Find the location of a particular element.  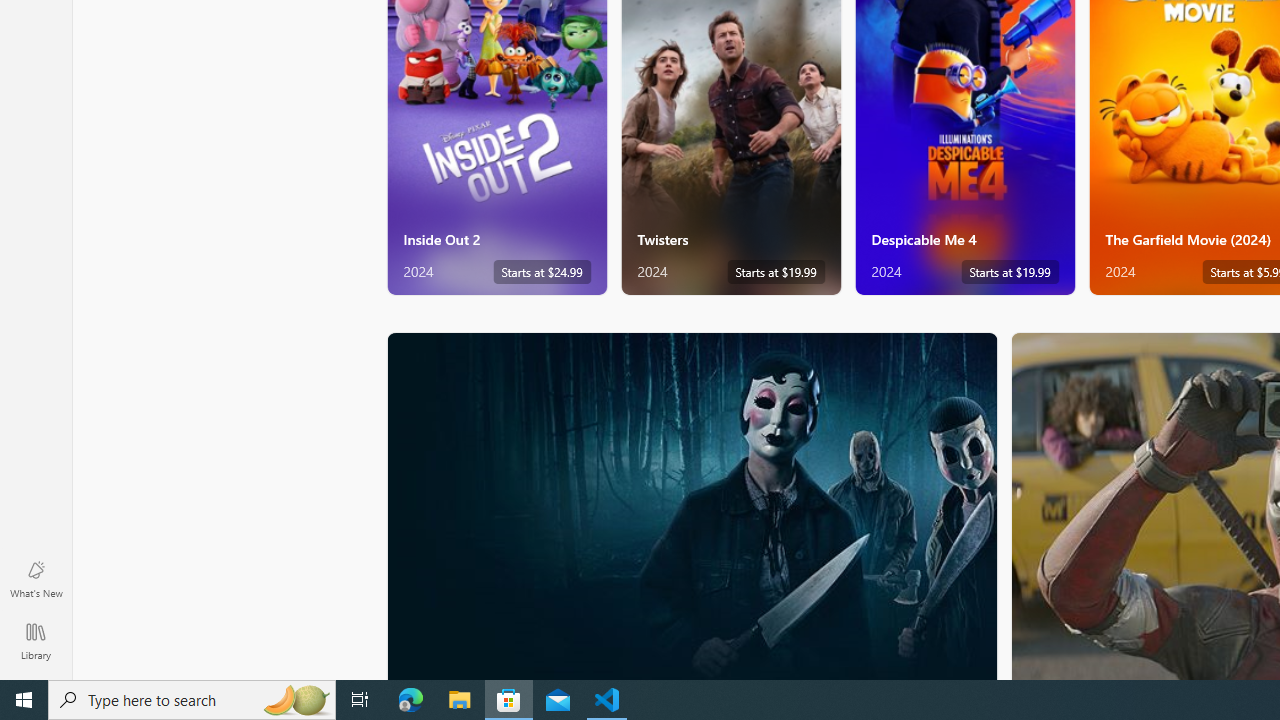

'AutomationID: PosterImage' is located at coordinates (691, 505).